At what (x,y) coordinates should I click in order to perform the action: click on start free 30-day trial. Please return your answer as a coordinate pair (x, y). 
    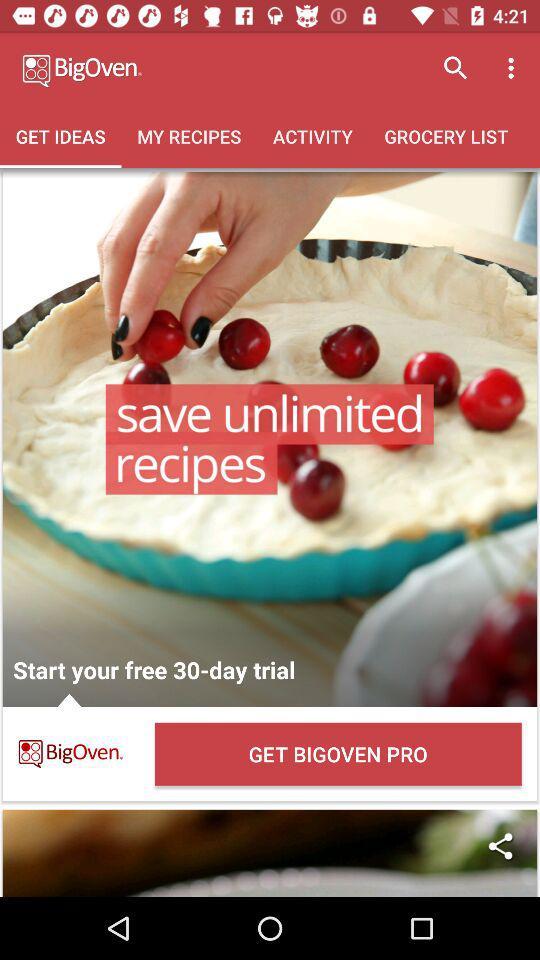
    Looking at the image, I should click on (270, 439).